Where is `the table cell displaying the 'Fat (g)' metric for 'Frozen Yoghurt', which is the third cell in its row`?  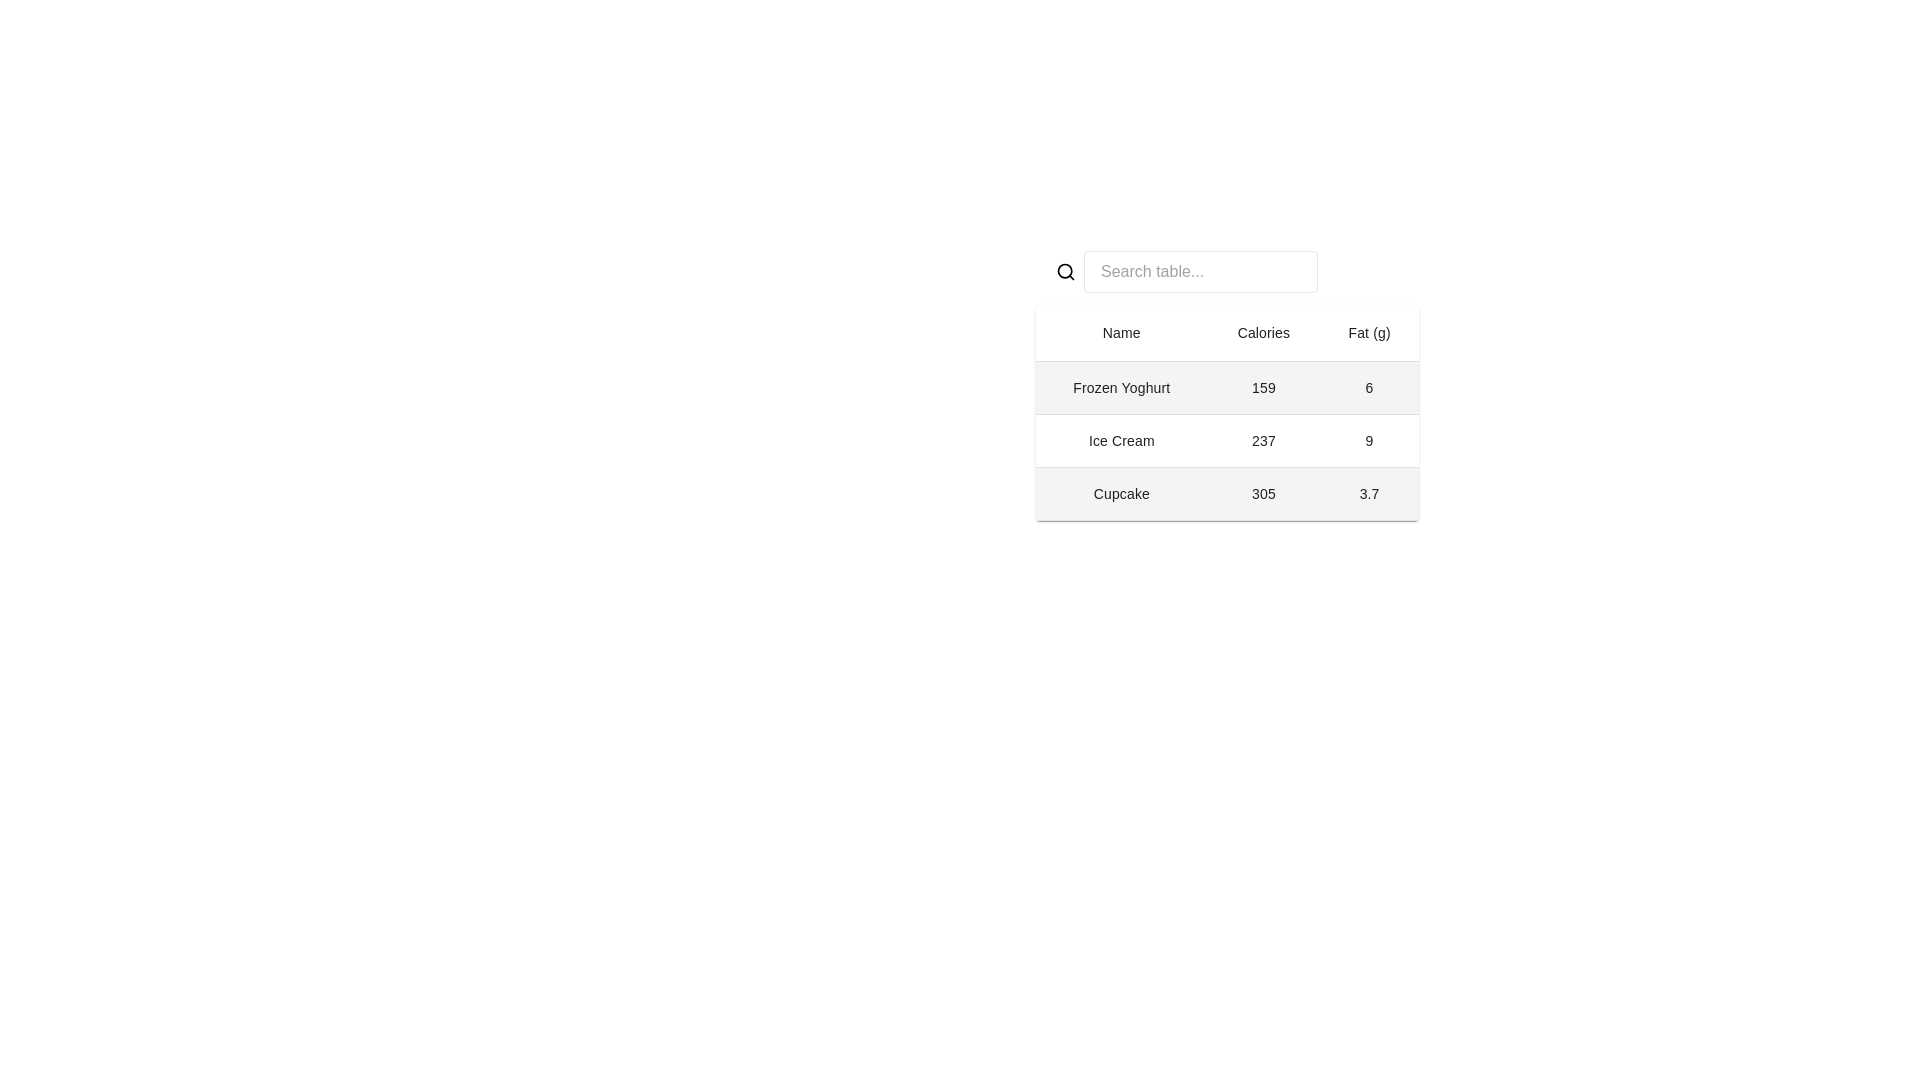
the table cell displaying the 'Fat (g)' metric for 'Frozen Yoghurt', which is the third cell in its row is located at coordinates (1368, 388).